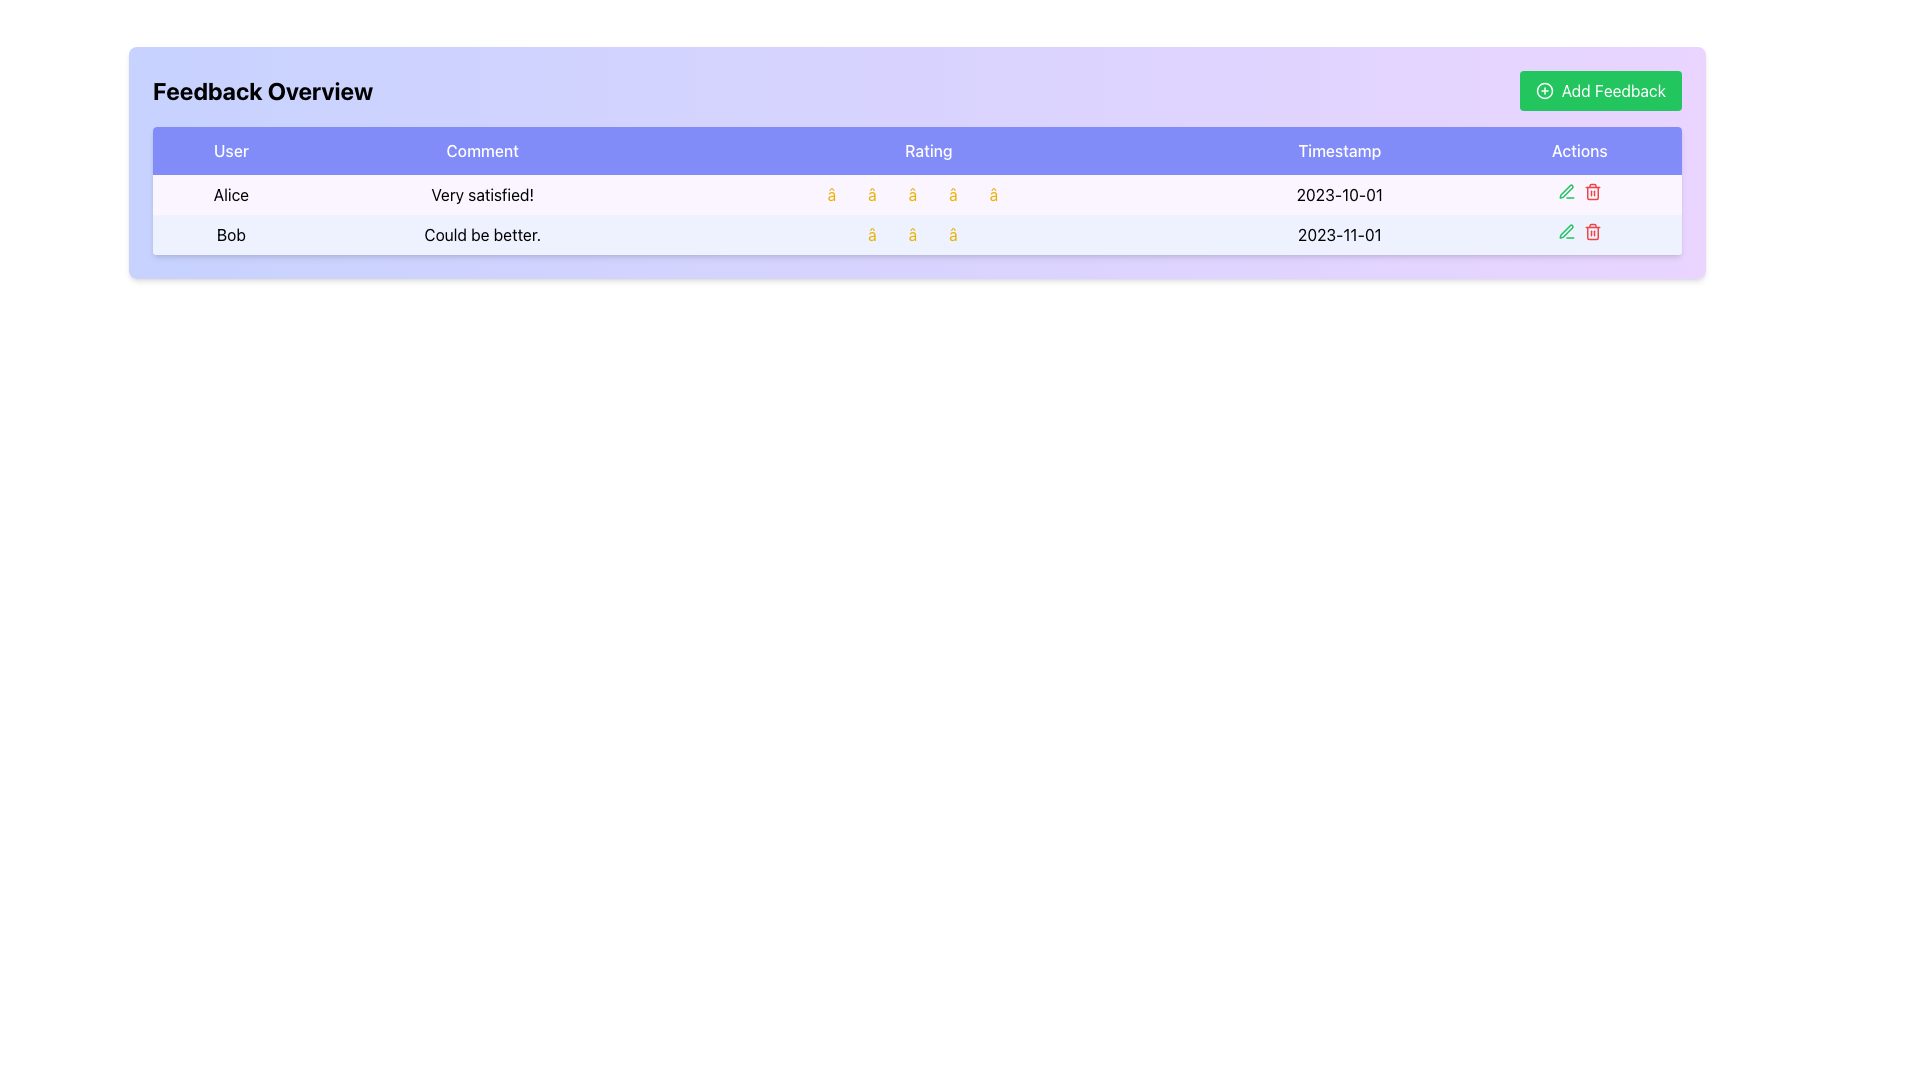  I want to click on text of the 'Rating' column header, which is the third header in a row of five, positioned between 'Comment' and 'Timestamp', so click(916, 149).